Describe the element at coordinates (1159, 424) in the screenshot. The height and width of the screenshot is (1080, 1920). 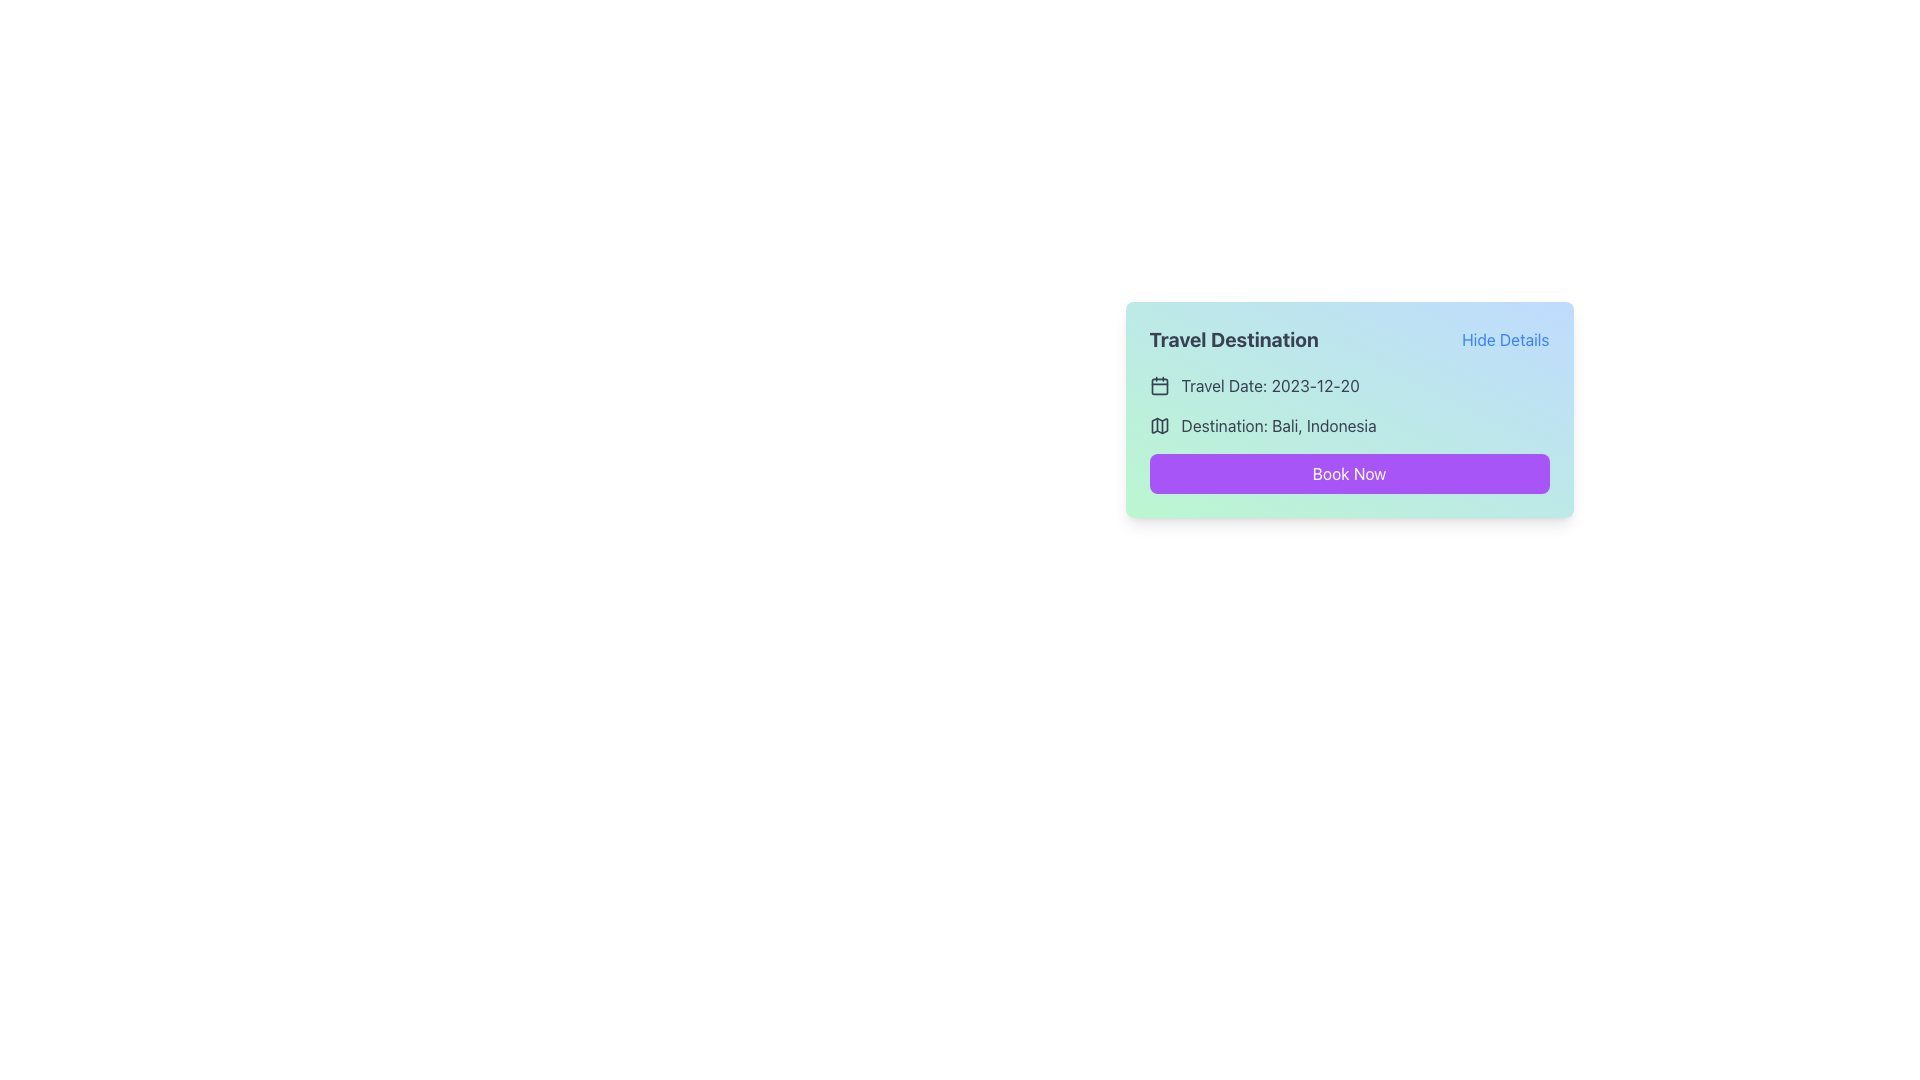
I see `the map icon located to the left of the text 'Destination: Bali, Indonesia' in the travel destination card` at that location.